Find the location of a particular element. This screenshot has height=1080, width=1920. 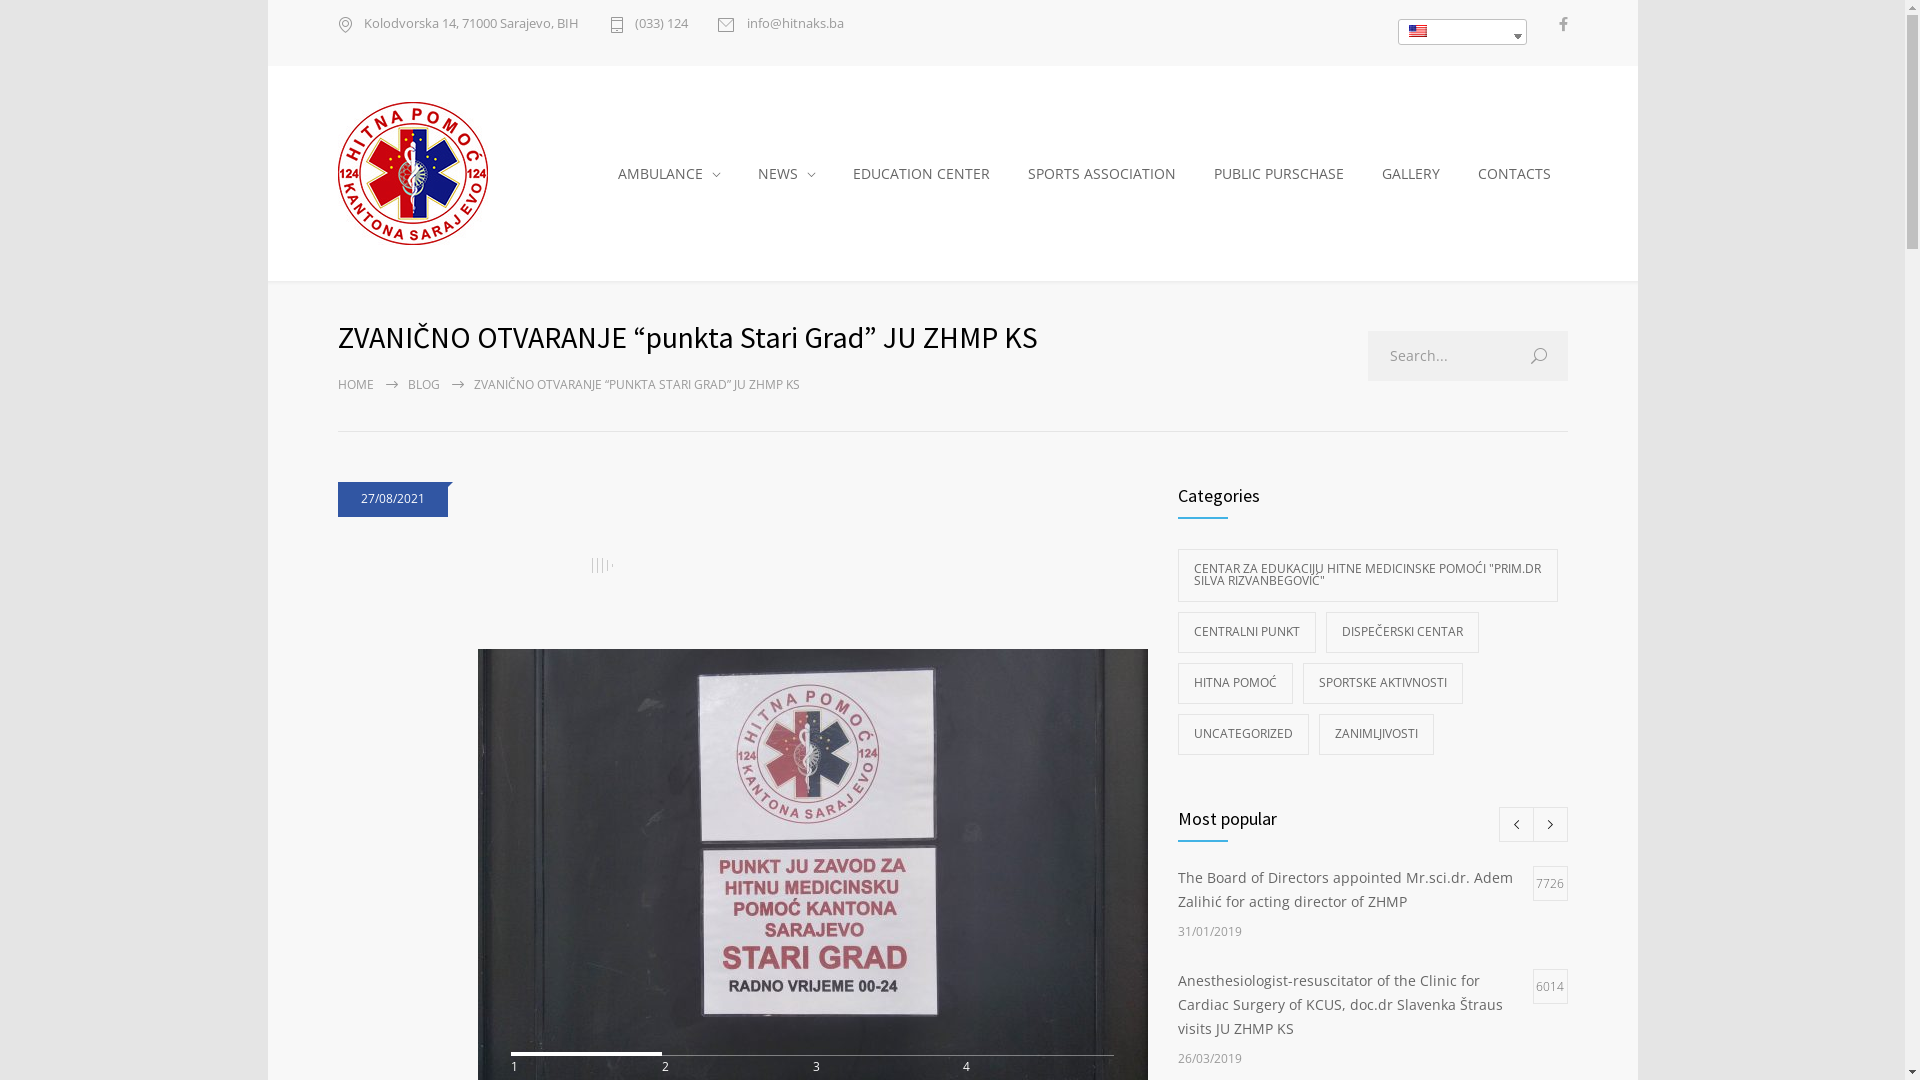

'English' is located at coordinates (1402, 31).